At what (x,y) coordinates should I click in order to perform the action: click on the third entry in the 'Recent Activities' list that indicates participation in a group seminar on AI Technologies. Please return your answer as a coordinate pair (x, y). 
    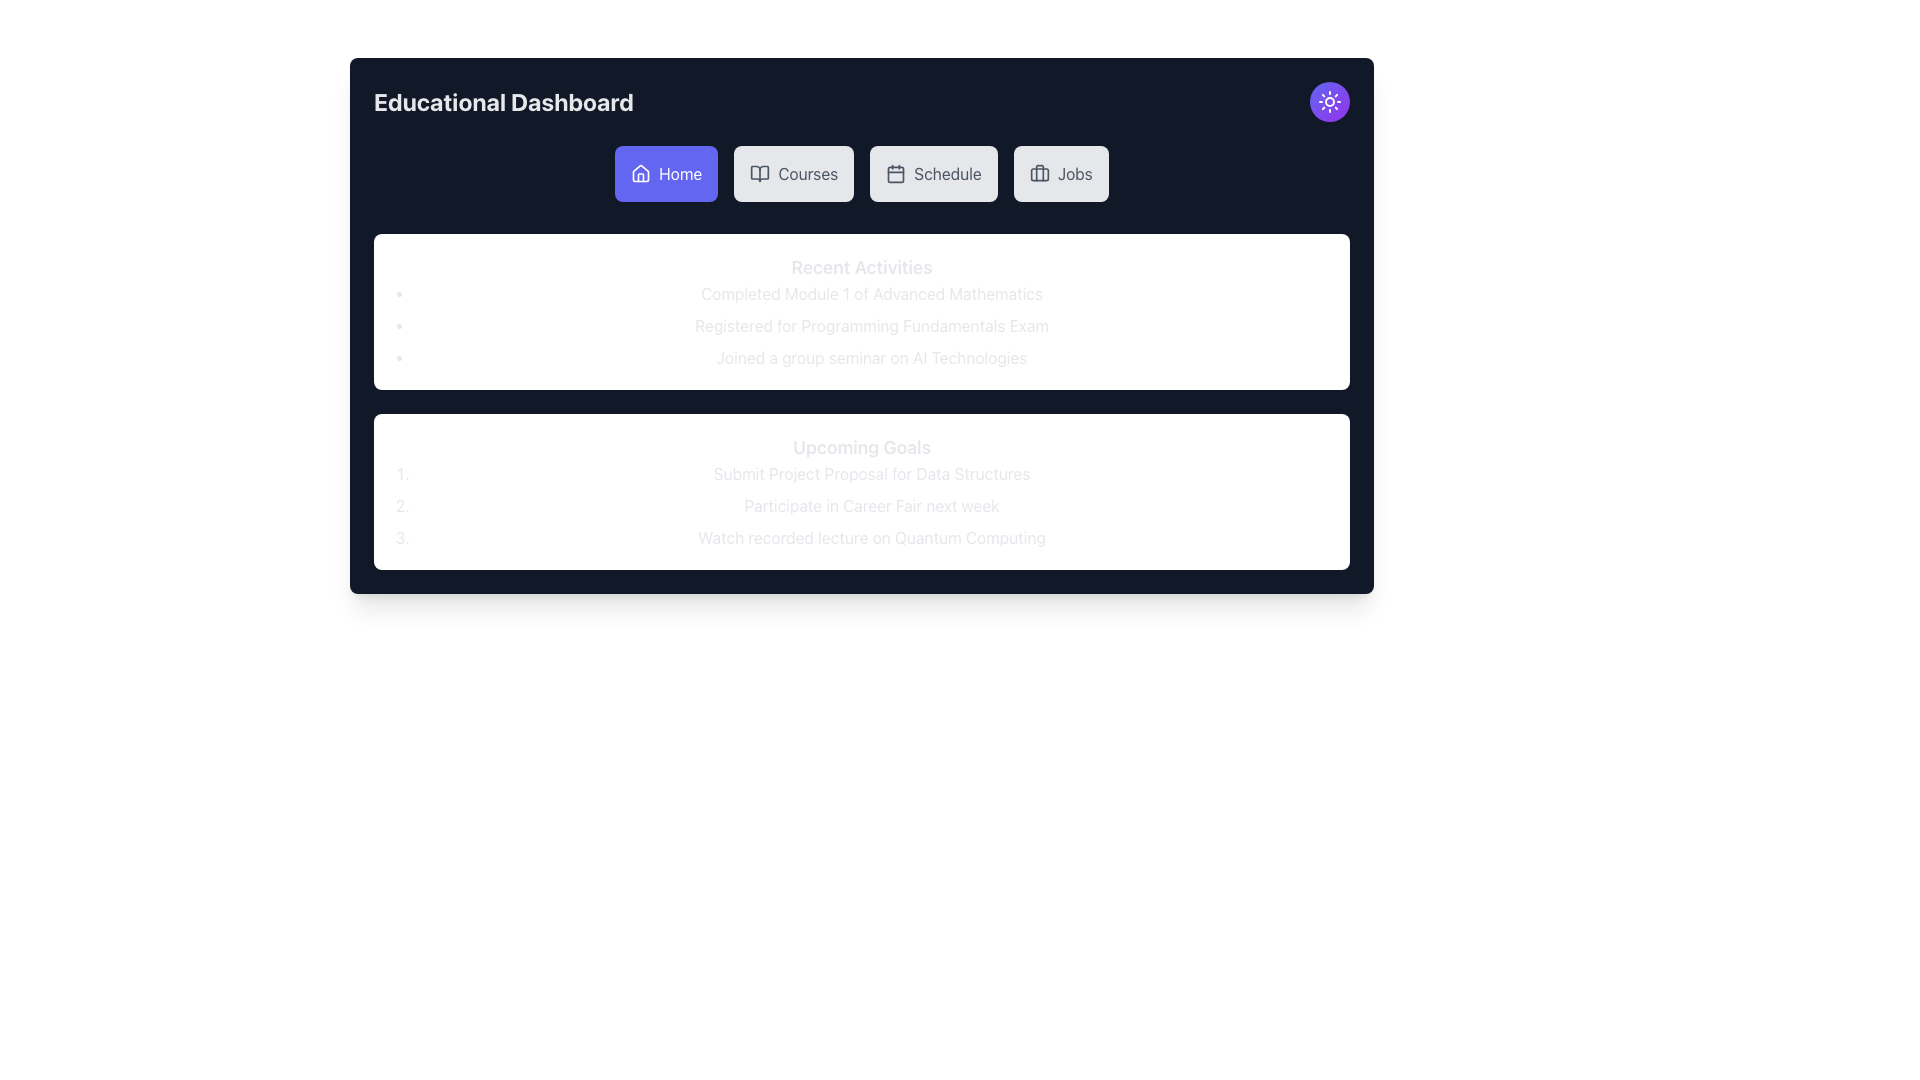
    Looking at the image, I should click on (872, 357).